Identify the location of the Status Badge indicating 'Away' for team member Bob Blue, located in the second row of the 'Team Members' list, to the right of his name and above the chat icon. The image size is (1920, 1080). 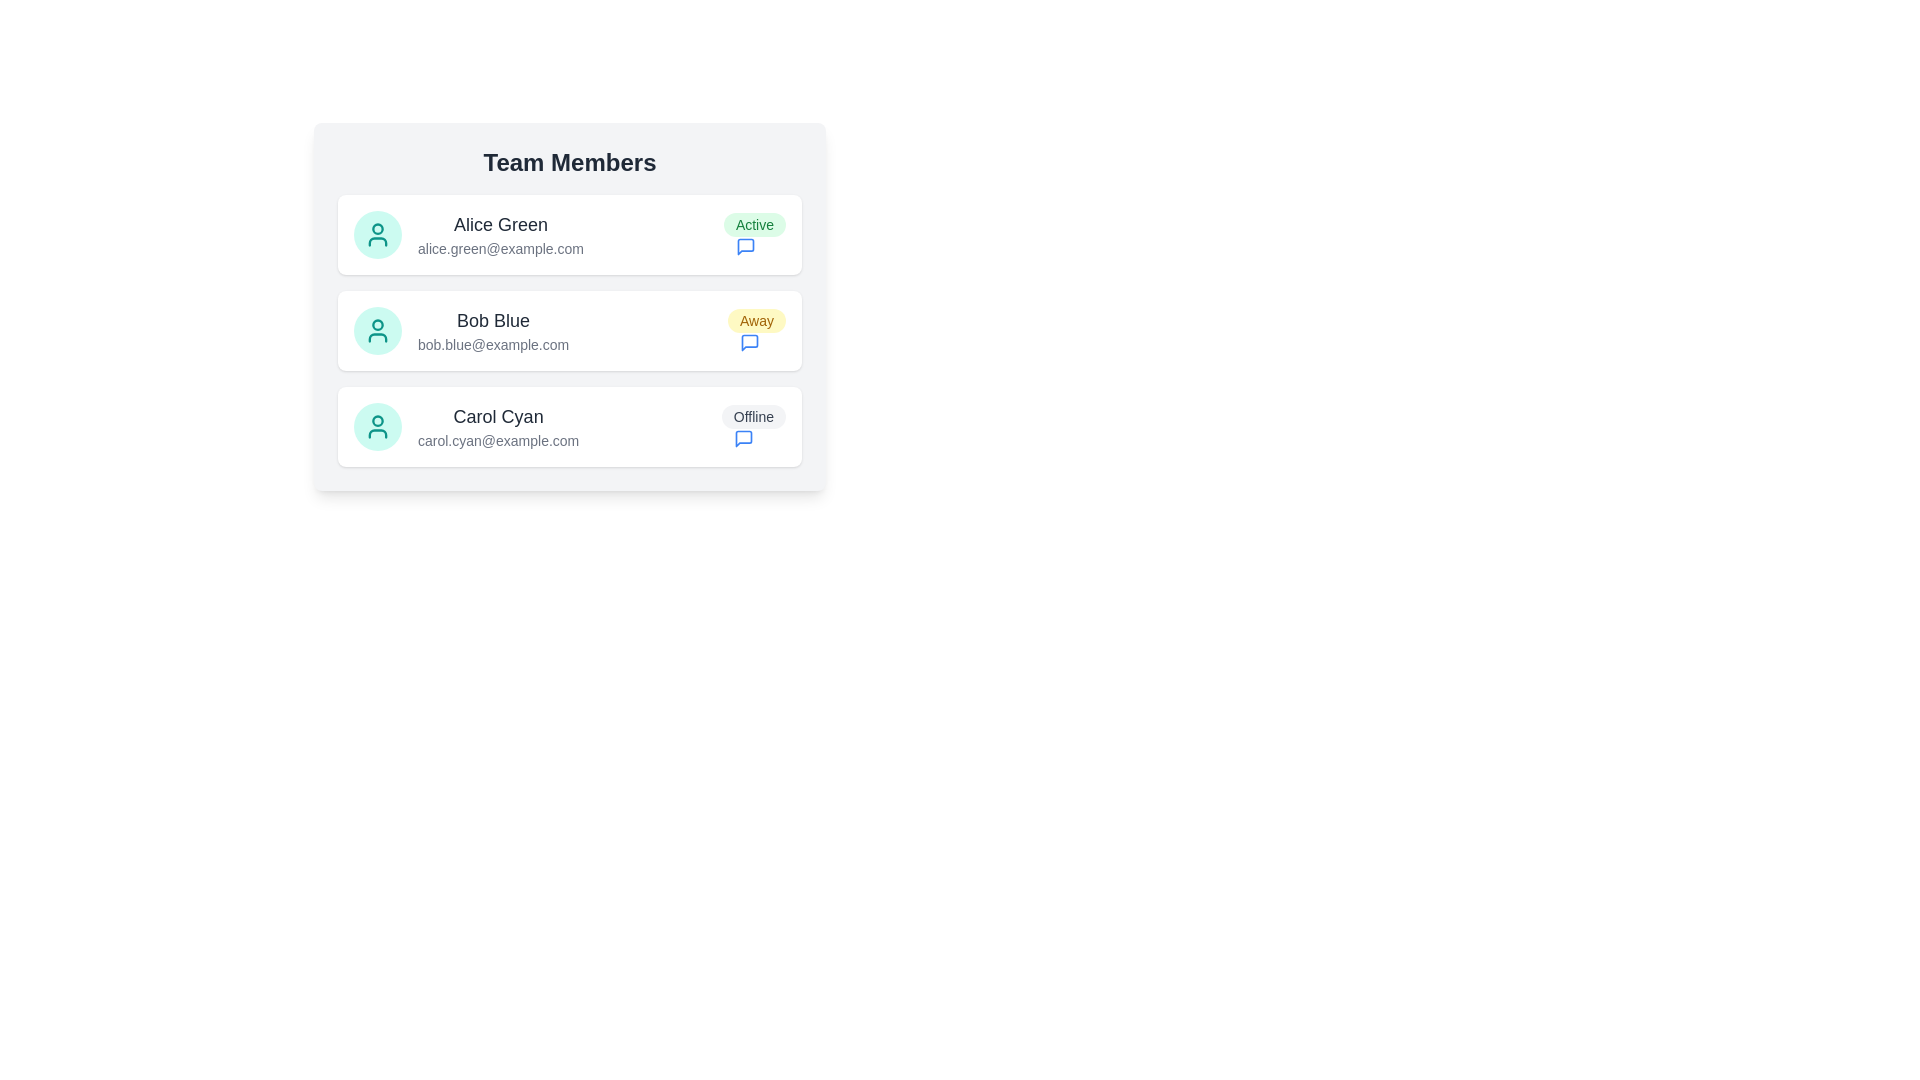
(756, 319).